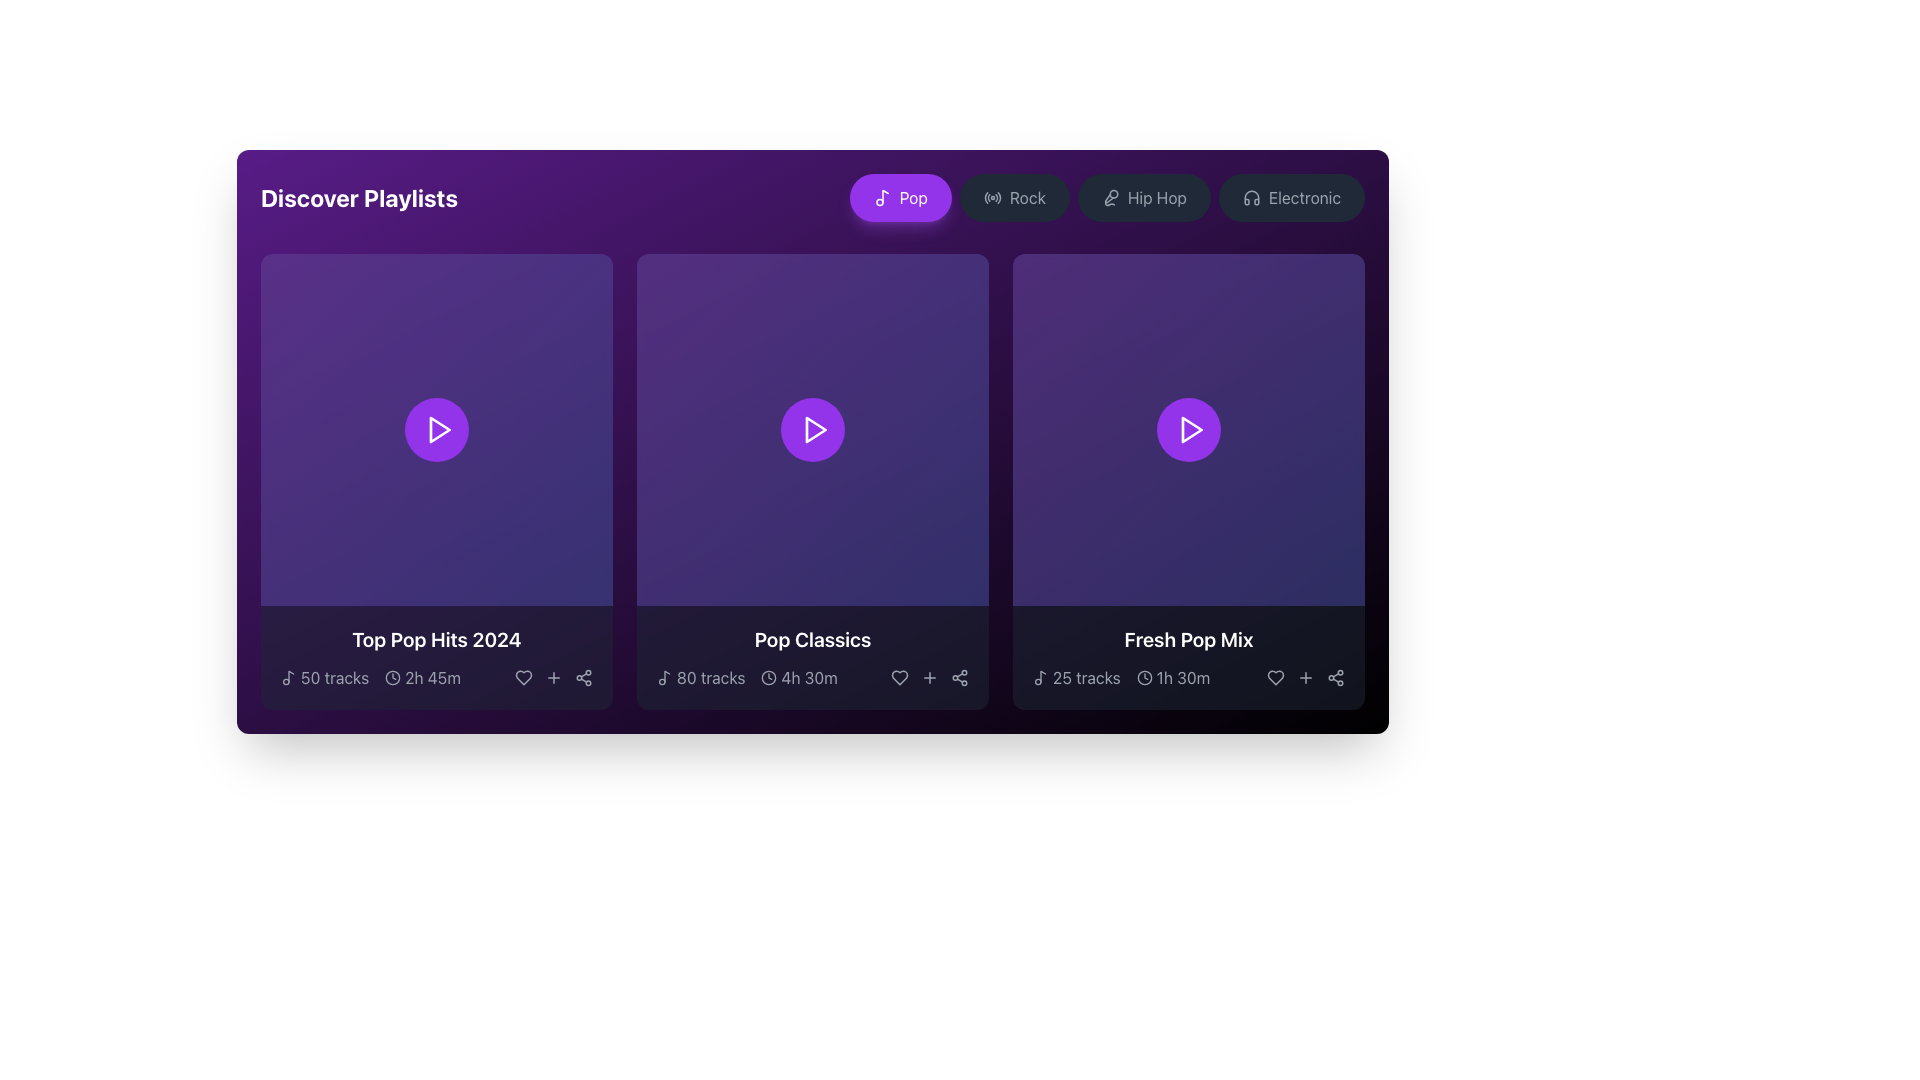 The width and height of the screenshot is (1920, 1080). What do you see at coordinates (1305, 197) in the screenshot?
I see `the 'Electronic' text label within the button` at bounding box center [1305, 197].